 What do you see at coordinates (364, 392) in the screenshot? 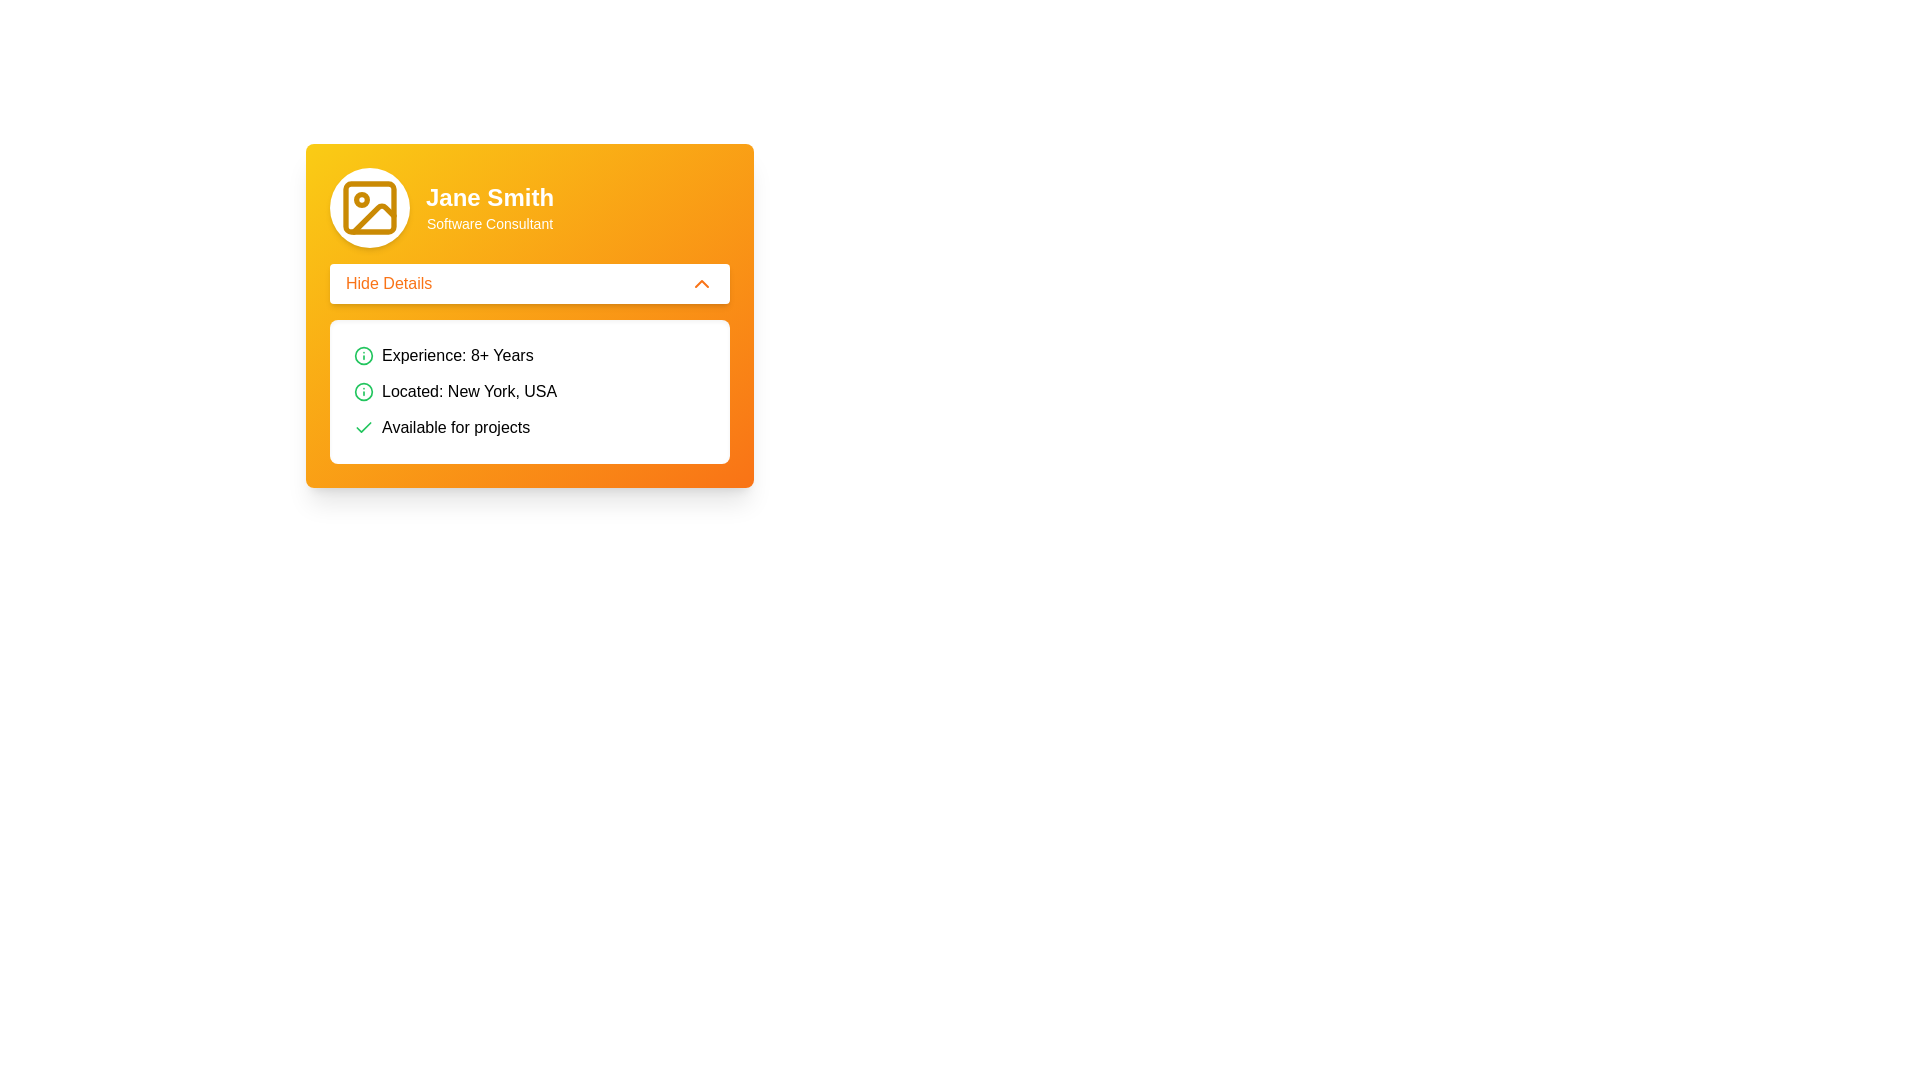
I see `the circular icon located to the left of the text 'Experience: 8+ Years' within the card layout, below the 'Hide Details' button` at bounding box center [364, 392].